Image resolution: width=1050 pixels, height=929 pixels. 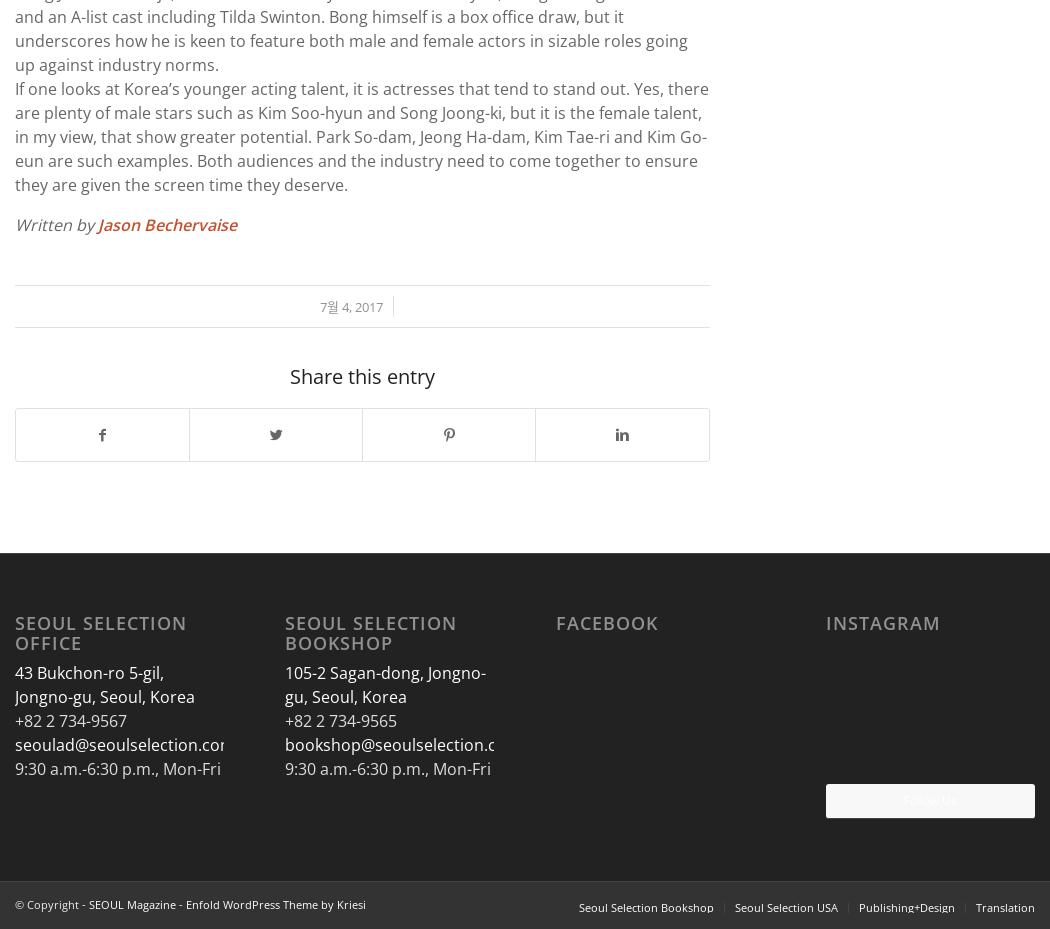 I want to click on '© Copyright  -', so click(x=15, y=904).